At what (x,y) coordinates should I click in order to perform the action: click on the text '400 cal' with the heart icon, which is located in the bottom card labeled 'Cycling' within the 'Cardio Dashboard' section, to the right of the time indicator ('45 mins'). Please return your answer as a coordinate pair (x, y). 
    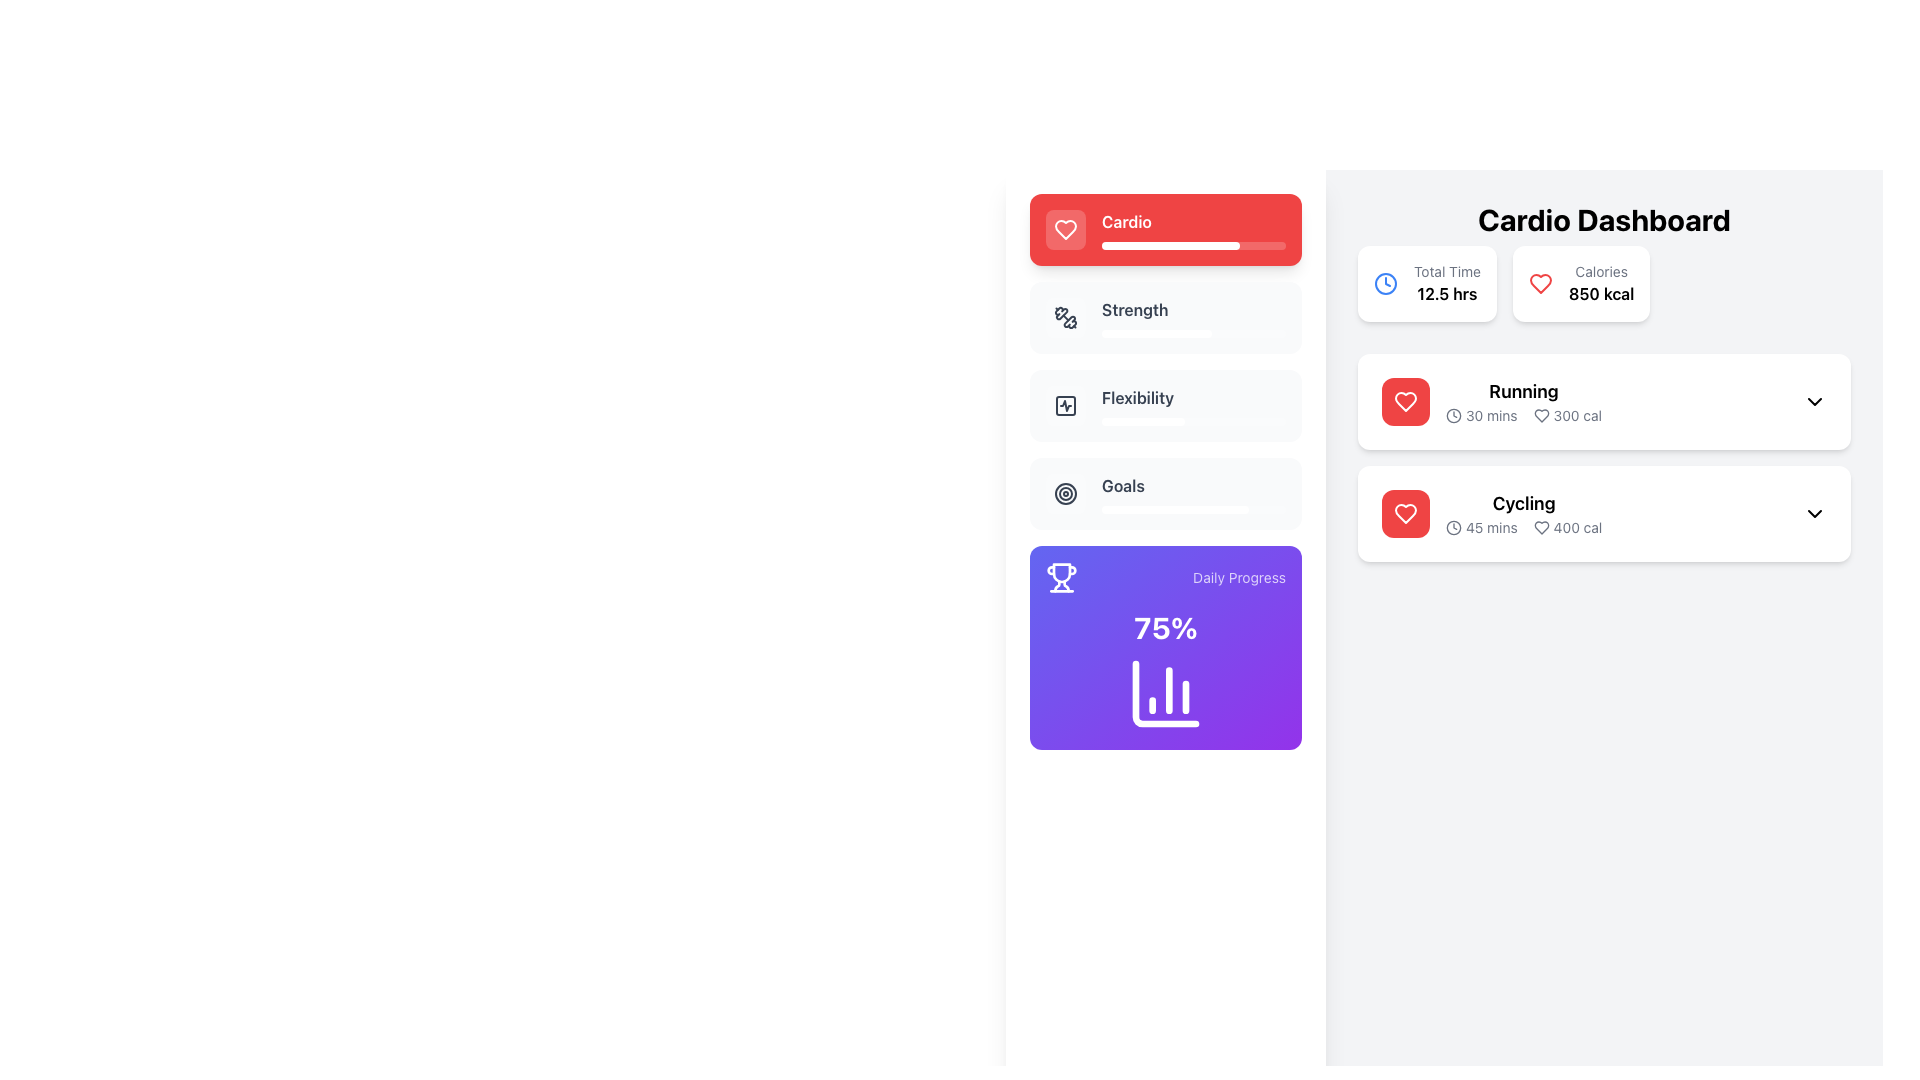
    Looking at the image, I should click on (1567, 527).